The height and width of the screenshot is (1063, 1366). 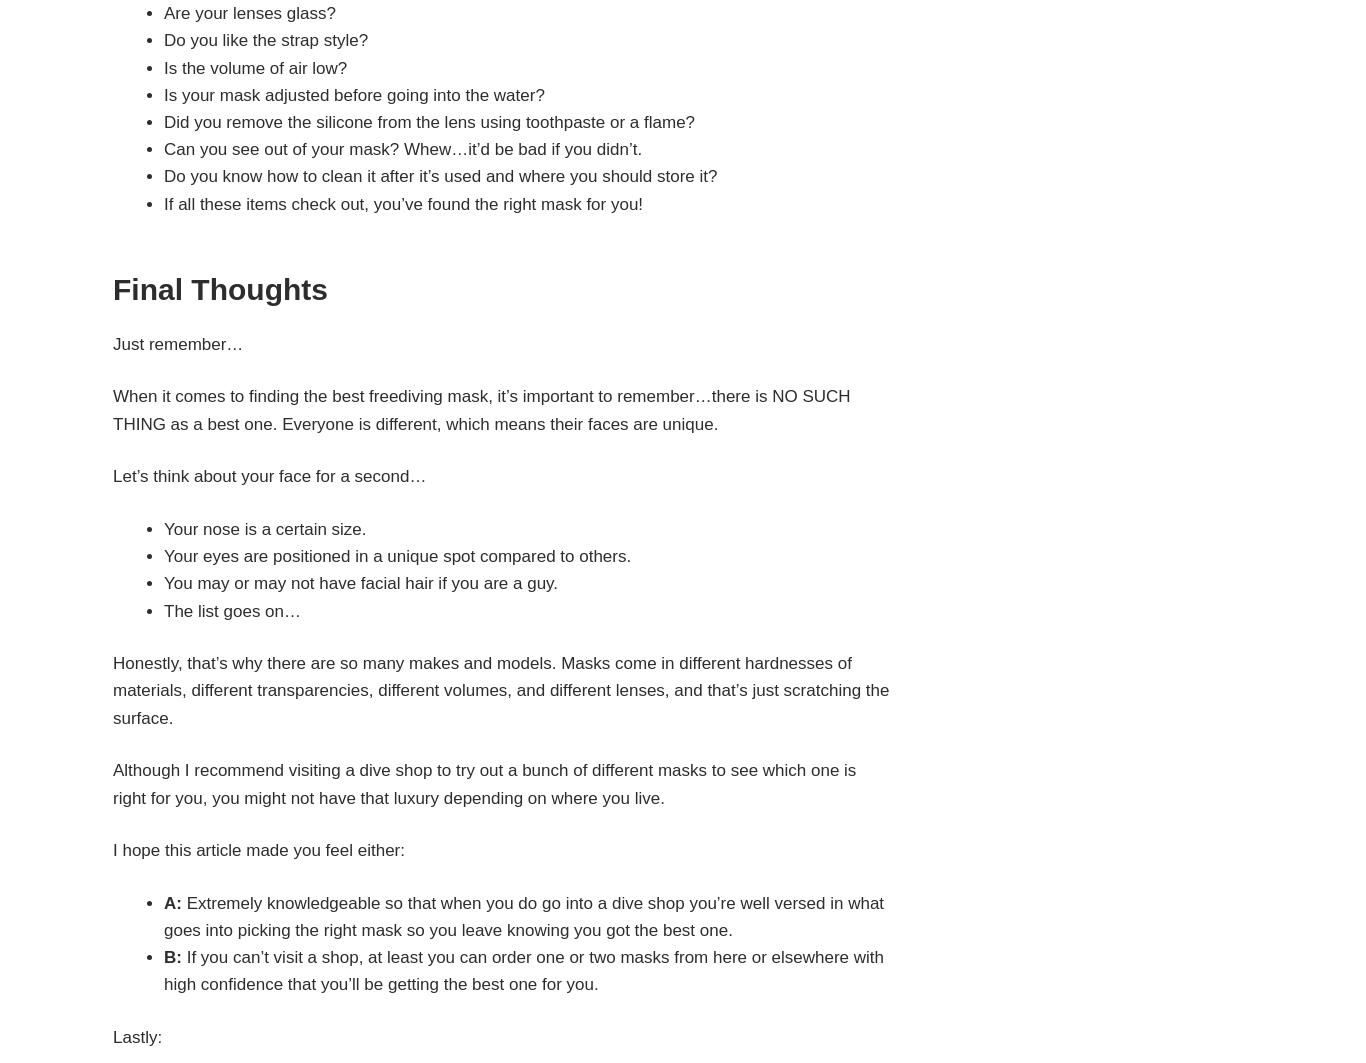 What do you see at coordinates (484, 782) in the screenshot?
I see `'Although I recommend visiting a dive shop to try out a bunch of different masks to see which one is right for you, you might not have that luxury depending on where you live.'` at bounding box center [484, 782].